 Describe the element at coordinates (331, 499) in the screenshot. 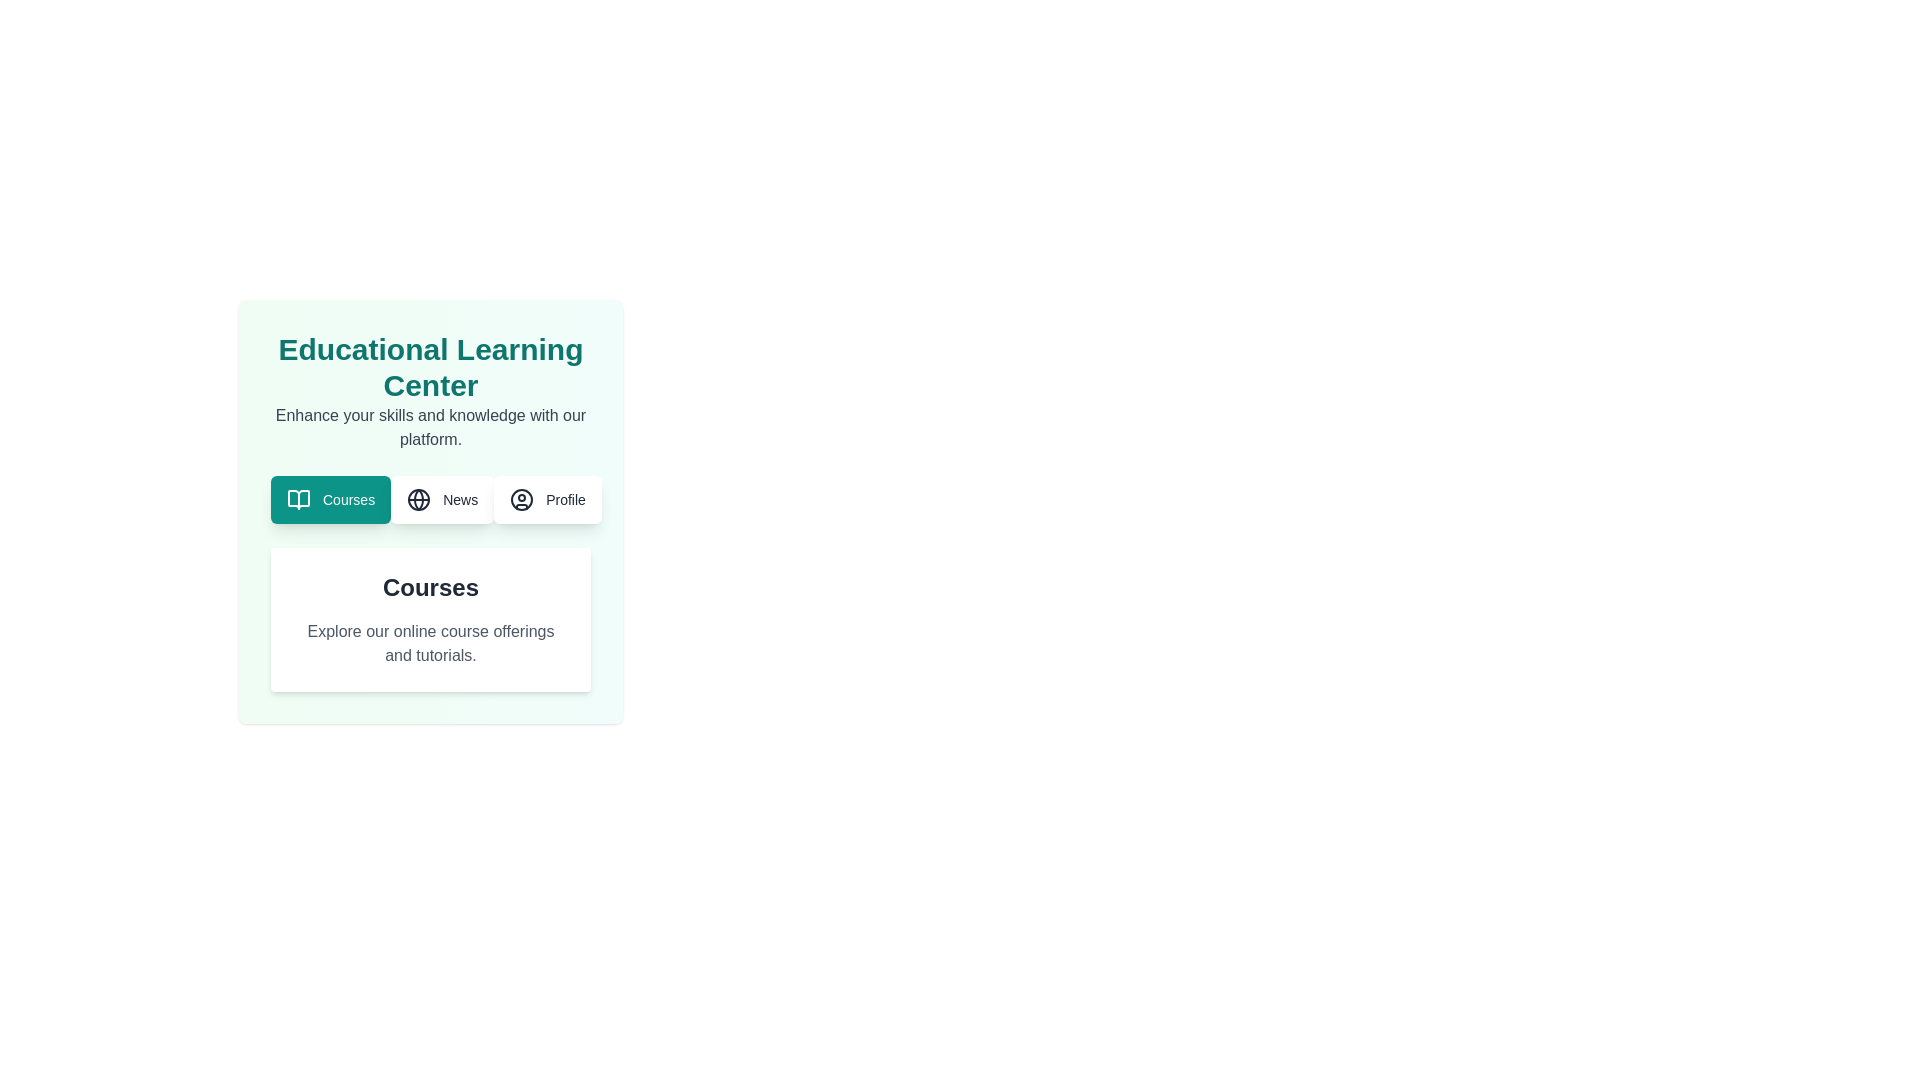

I see `the Courses tab button to navigate to the corresponding section` at that location.